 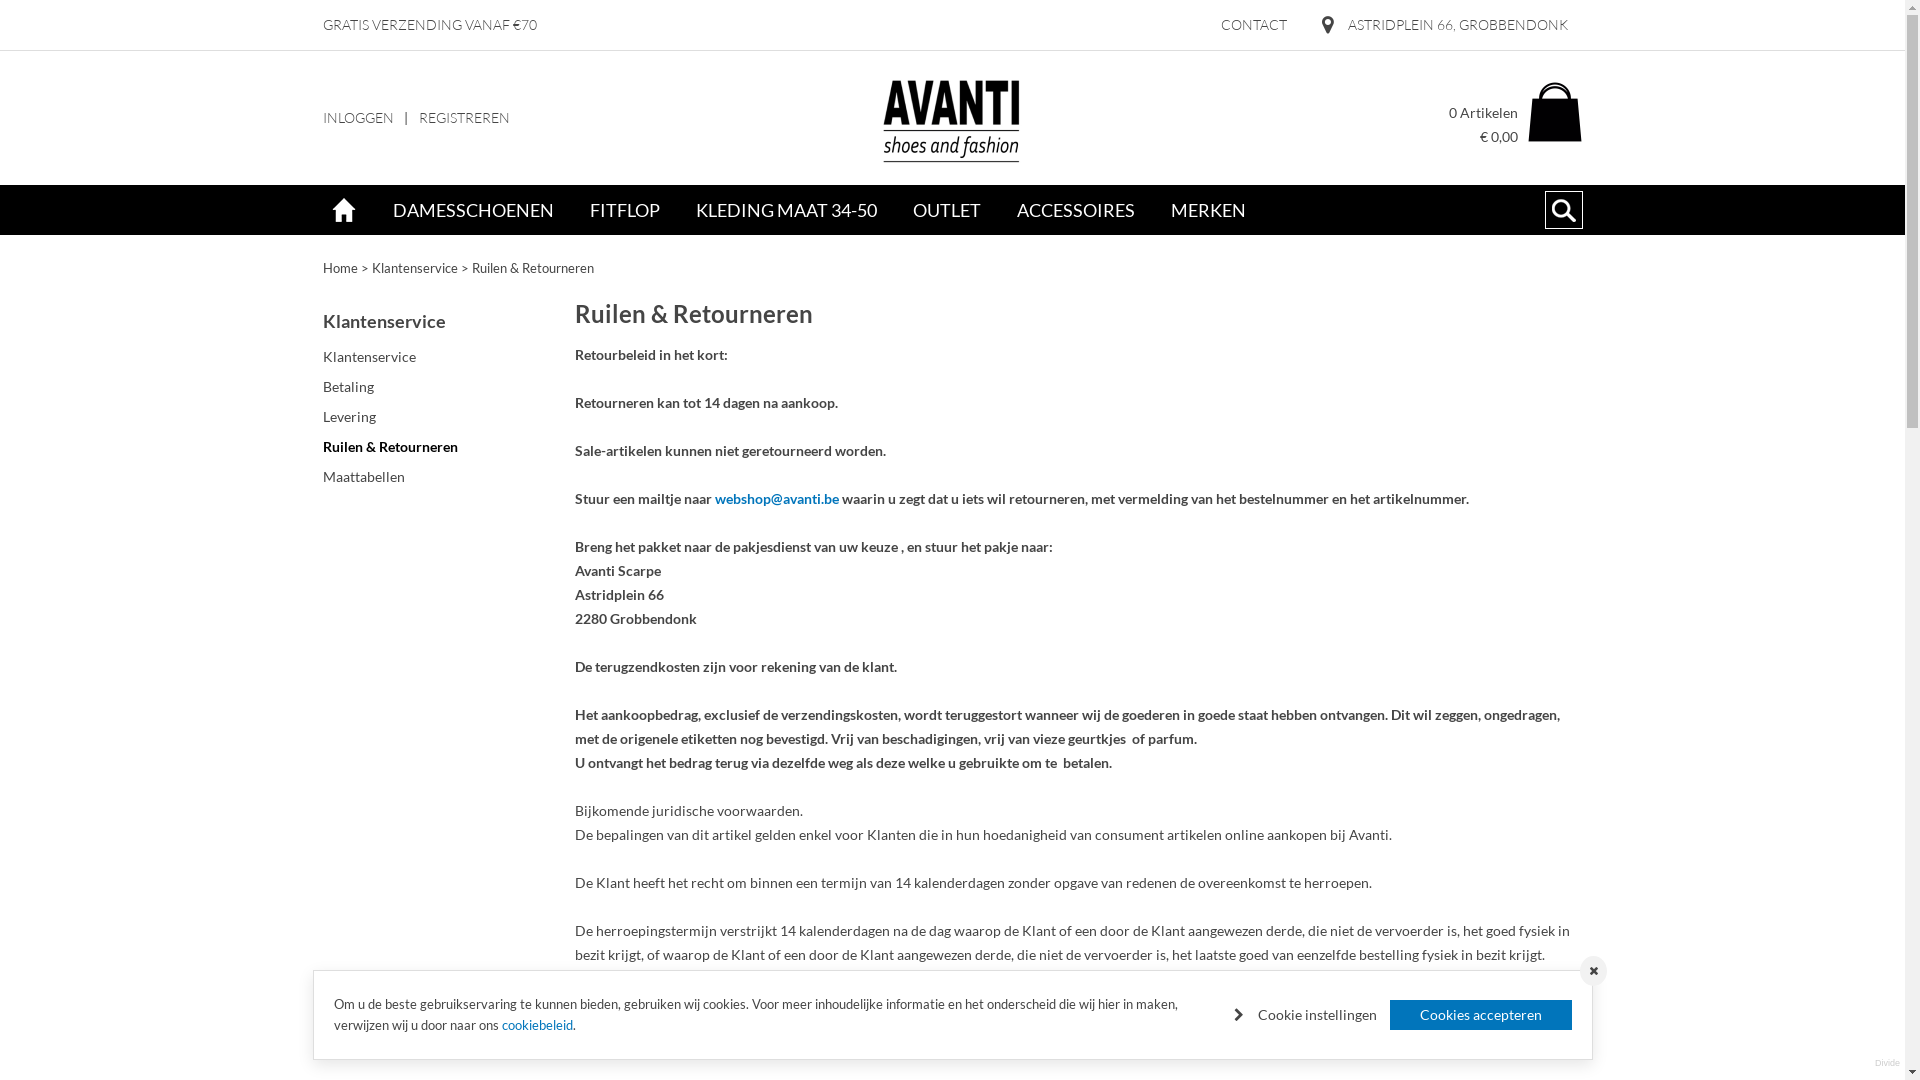 What do you see at coordinates (1208, 24) in the screenshot?
I see `'CONTACT'` at bounding box center [1208, 24].